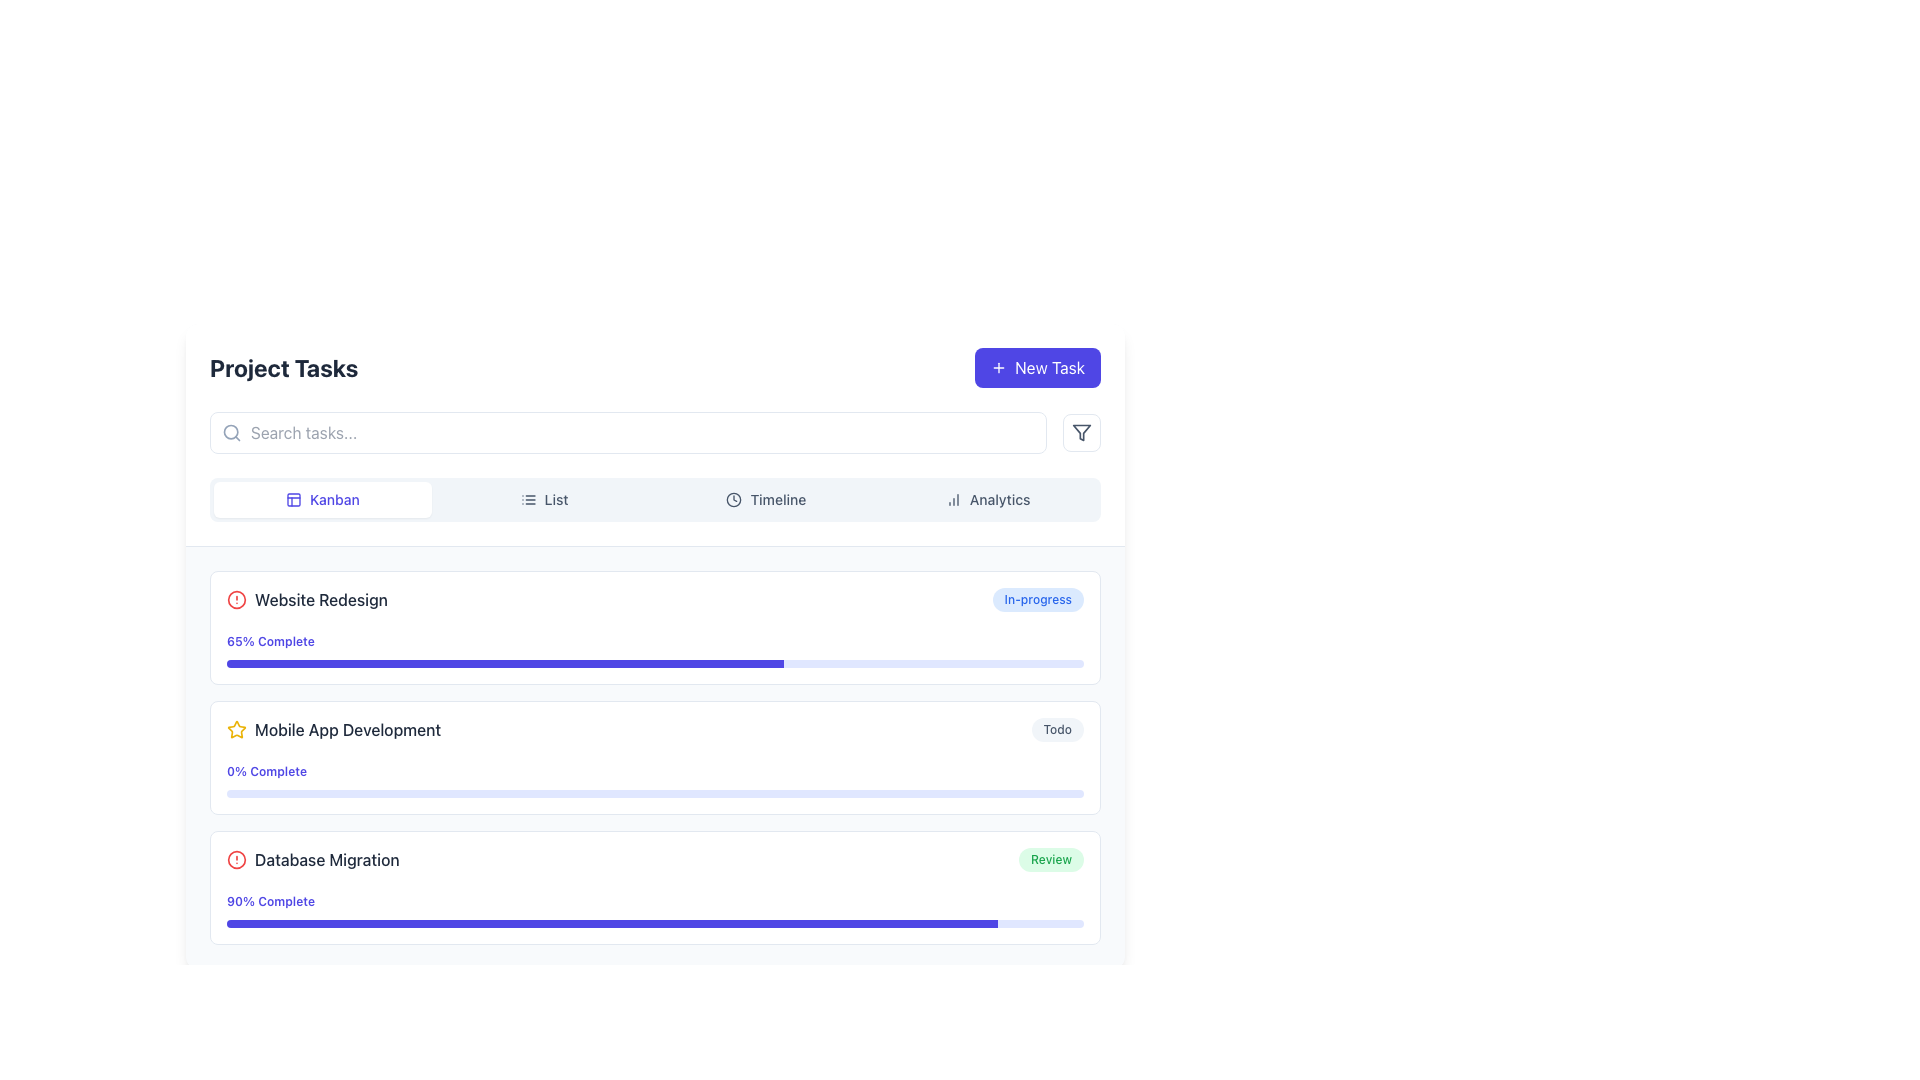 Image resolution: width=1920 pixels, height=1080 pixels. Describe the element at coordinates (266, 770) in the screenshot. I see `the text label displaying '0% Complete', which is styled with a small bold indigo font and is located near progress-related components under 'Mobile App Development'` at that location.